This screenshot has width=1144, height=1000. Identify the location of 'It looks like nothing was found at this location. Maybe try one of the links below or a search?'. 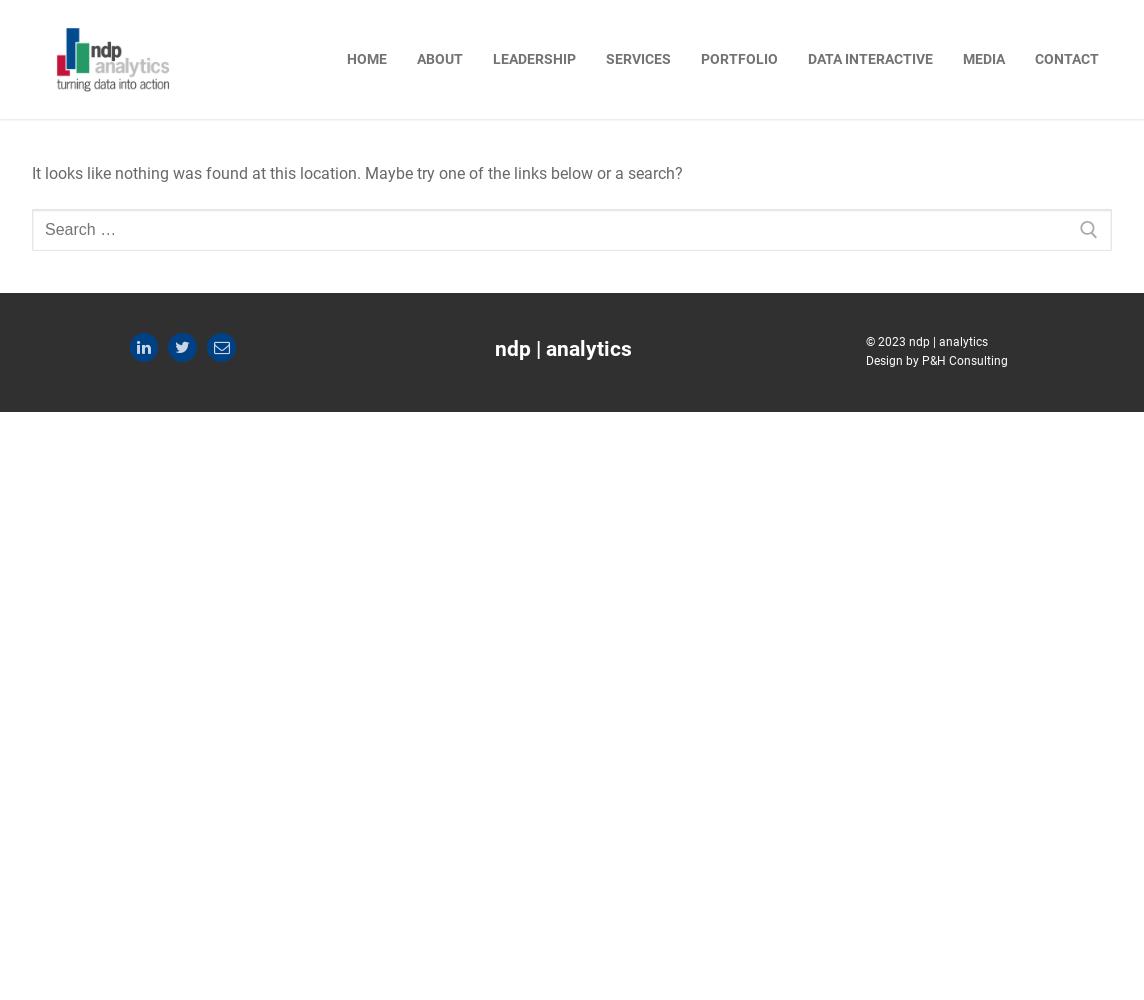
(357, 172).